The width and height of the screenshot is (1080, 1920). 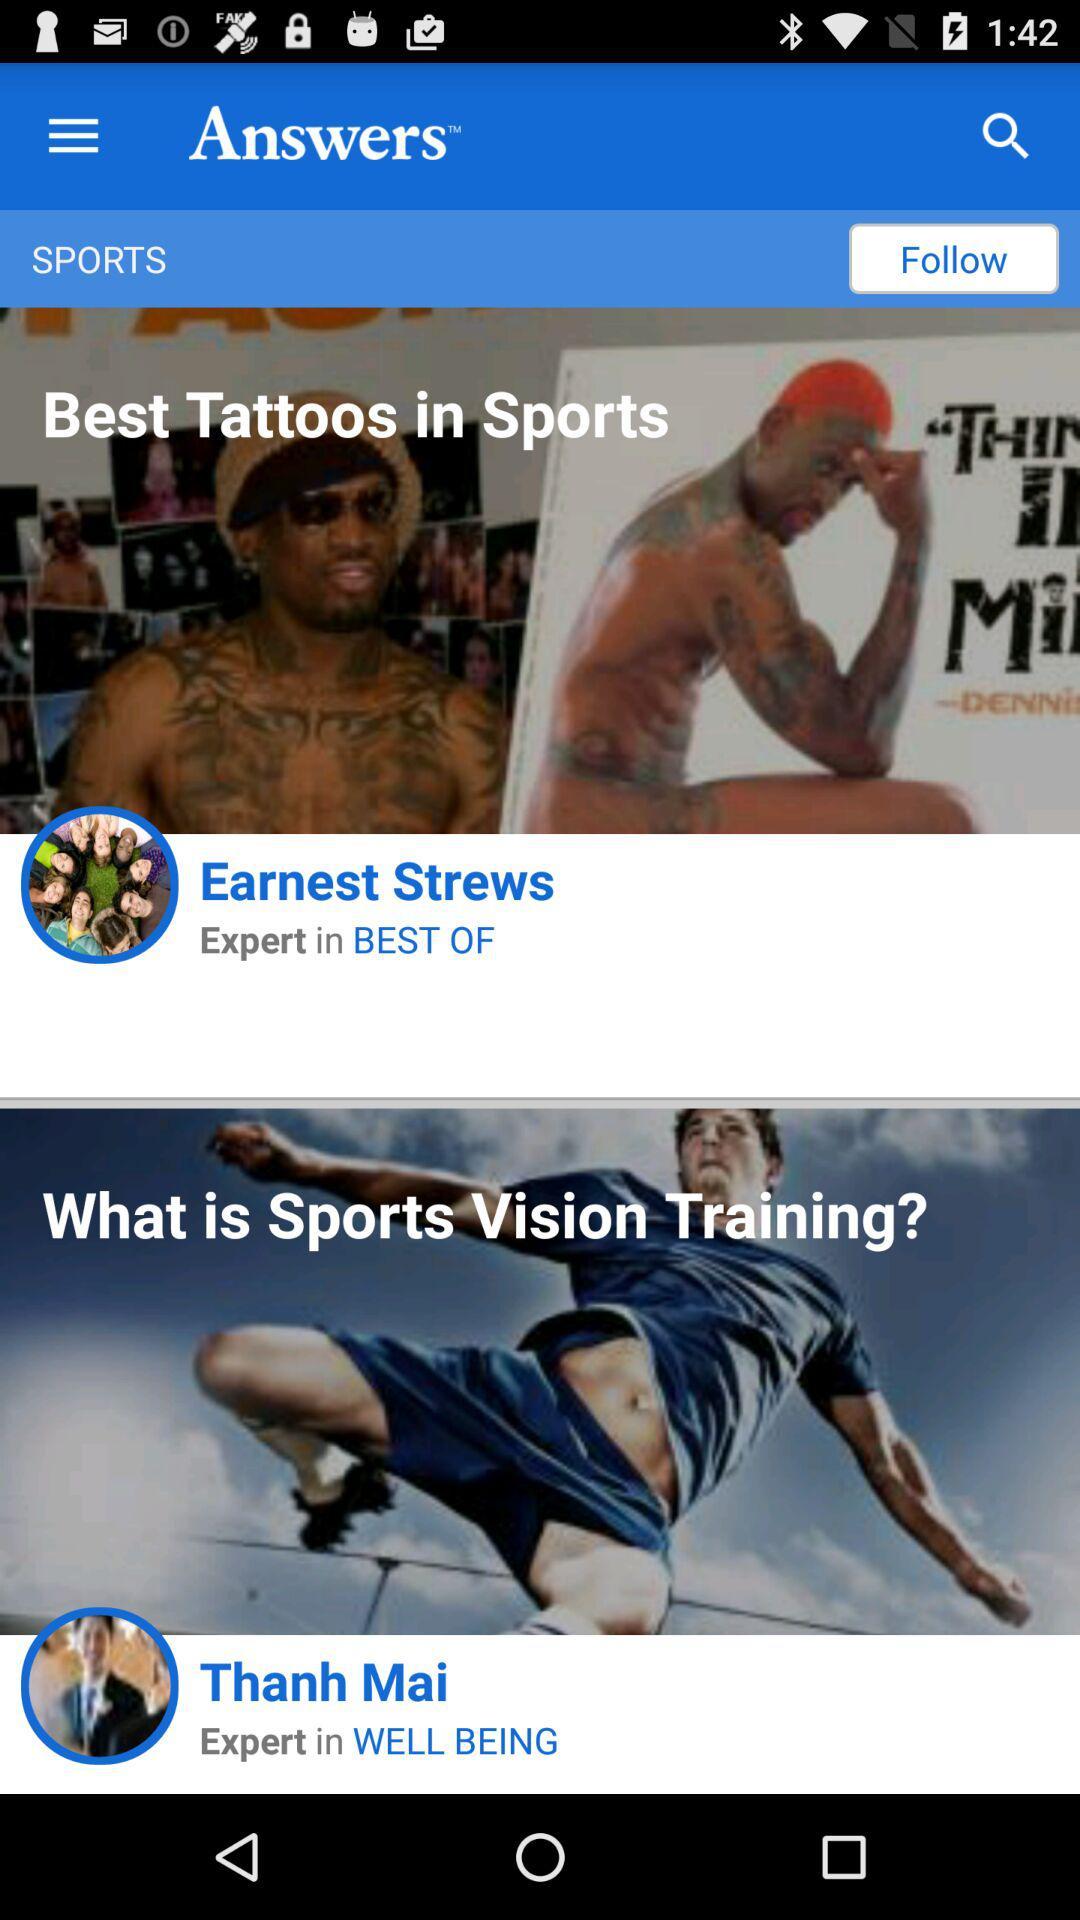 I want to click on the menu icon, so click(x=72, y=145).